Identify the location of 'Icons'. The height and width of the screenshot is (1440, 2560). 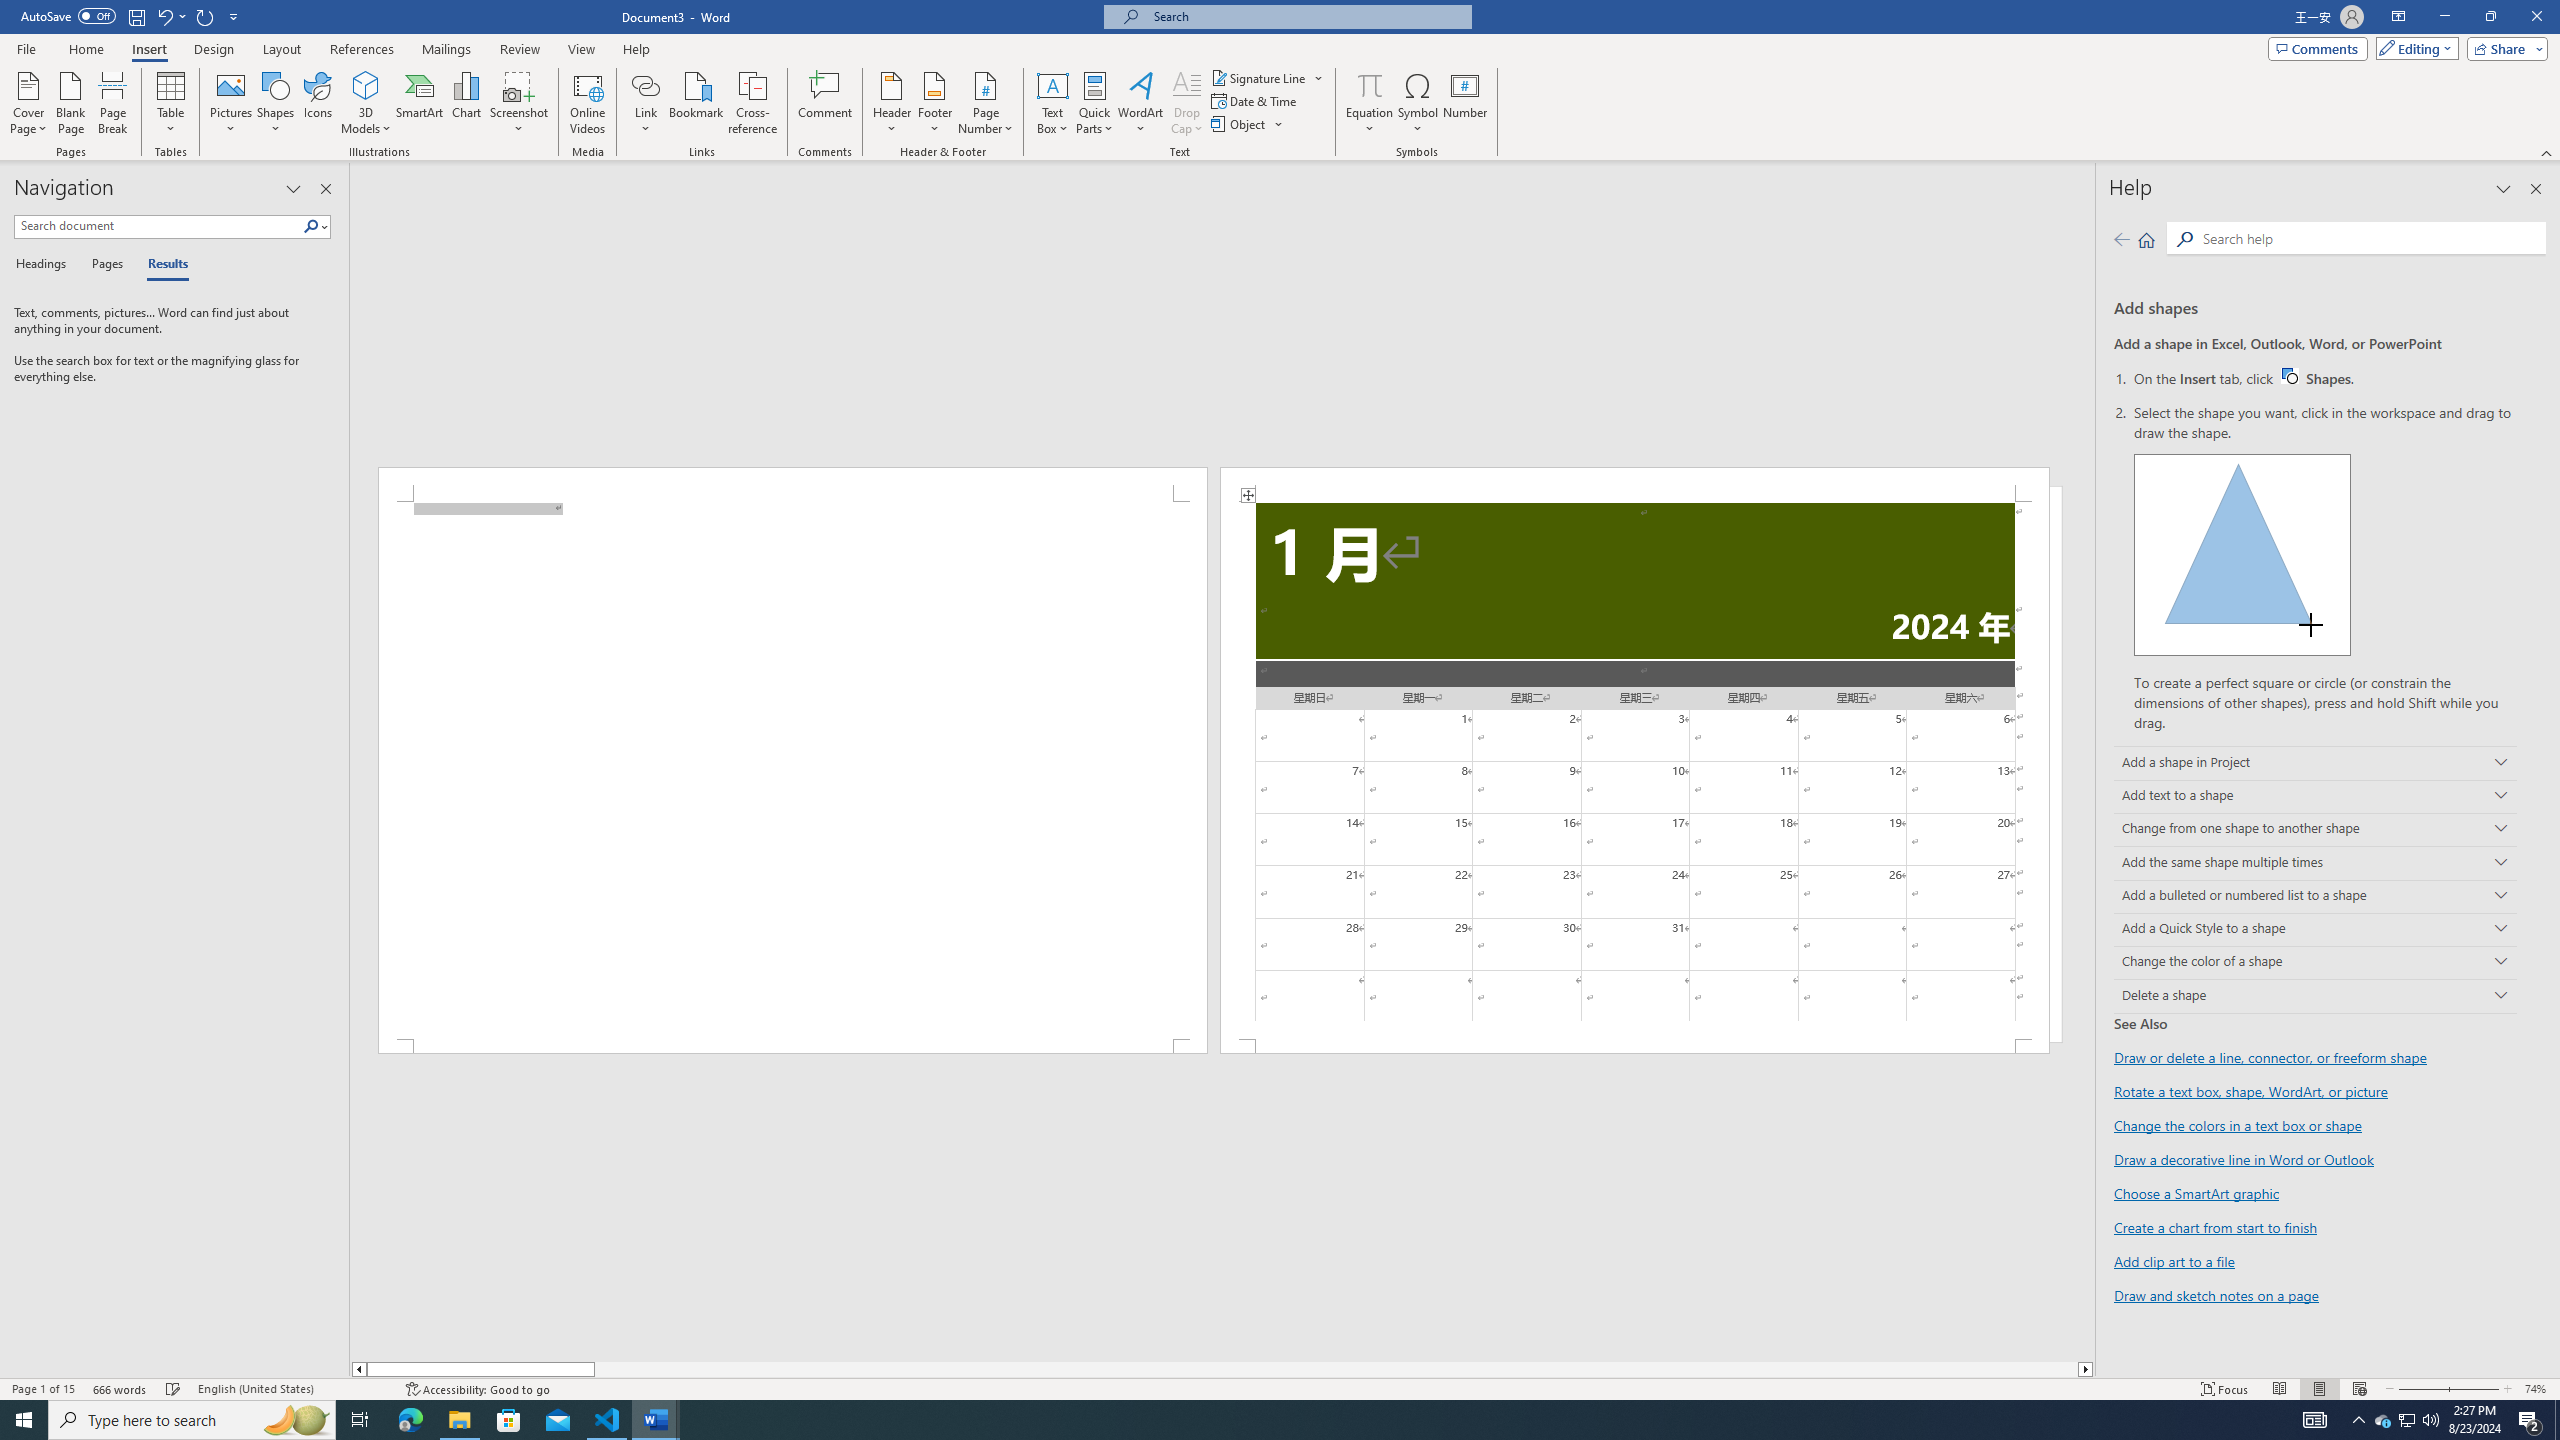
(317, 103).